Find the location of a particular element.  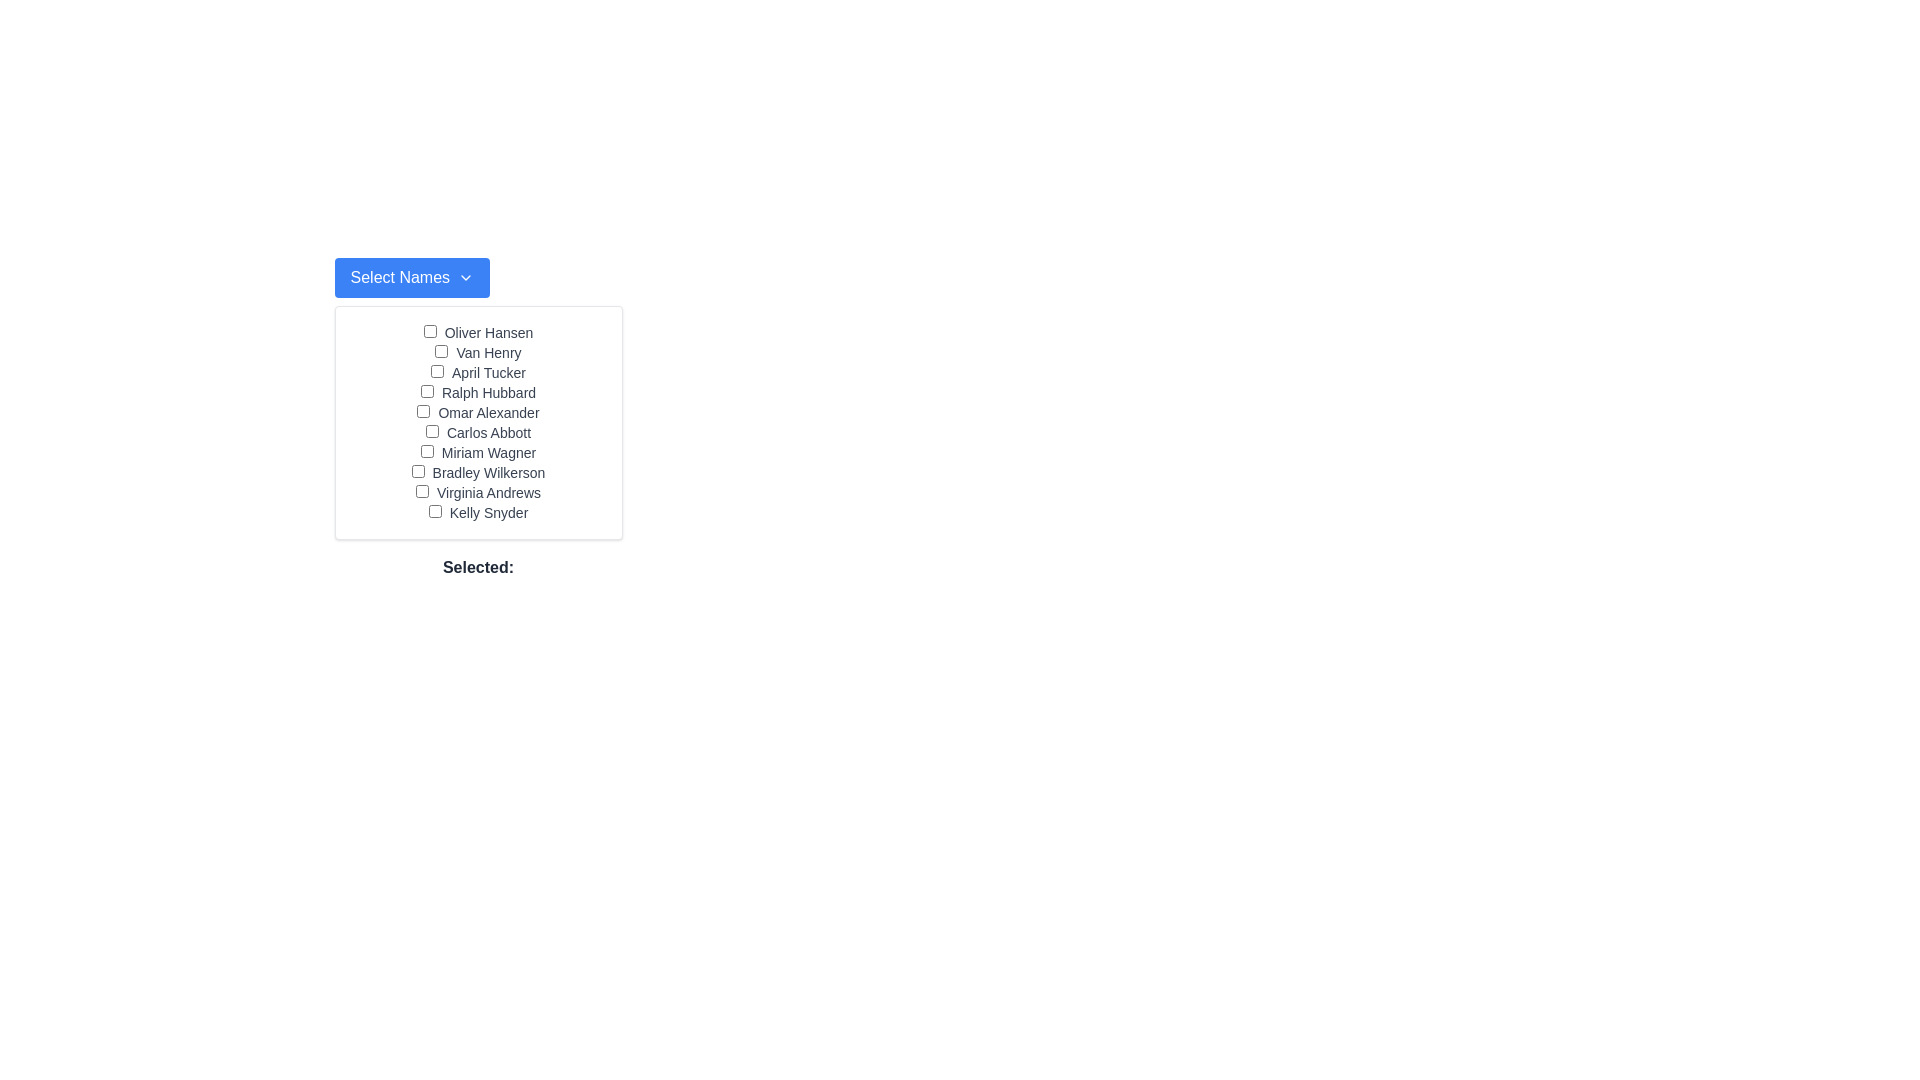

the standard checkbox next to the text 'Van Henry' is located at coordinates (440, 350).